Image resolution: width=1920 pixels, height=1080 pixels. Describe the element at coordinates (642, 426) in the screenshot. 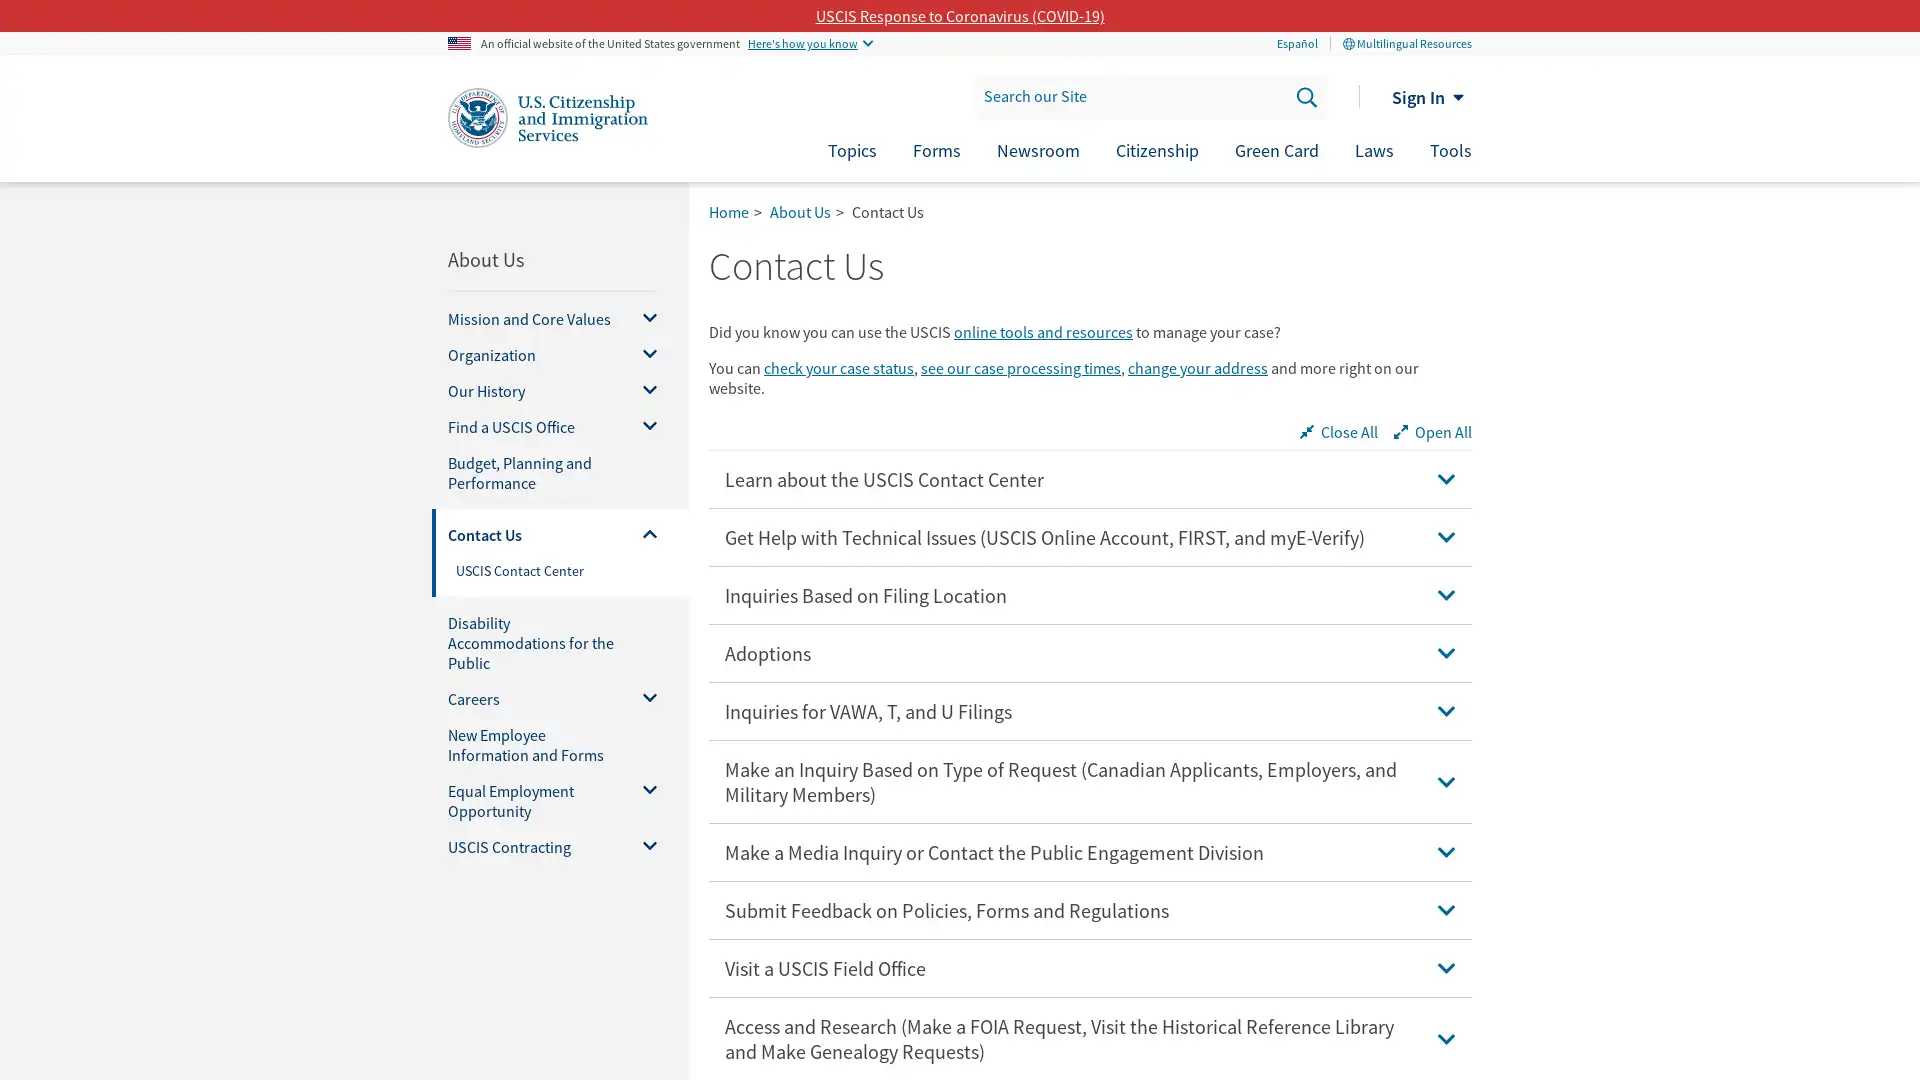

I see `Toggle menu for Find a USCIS Office` at that location.